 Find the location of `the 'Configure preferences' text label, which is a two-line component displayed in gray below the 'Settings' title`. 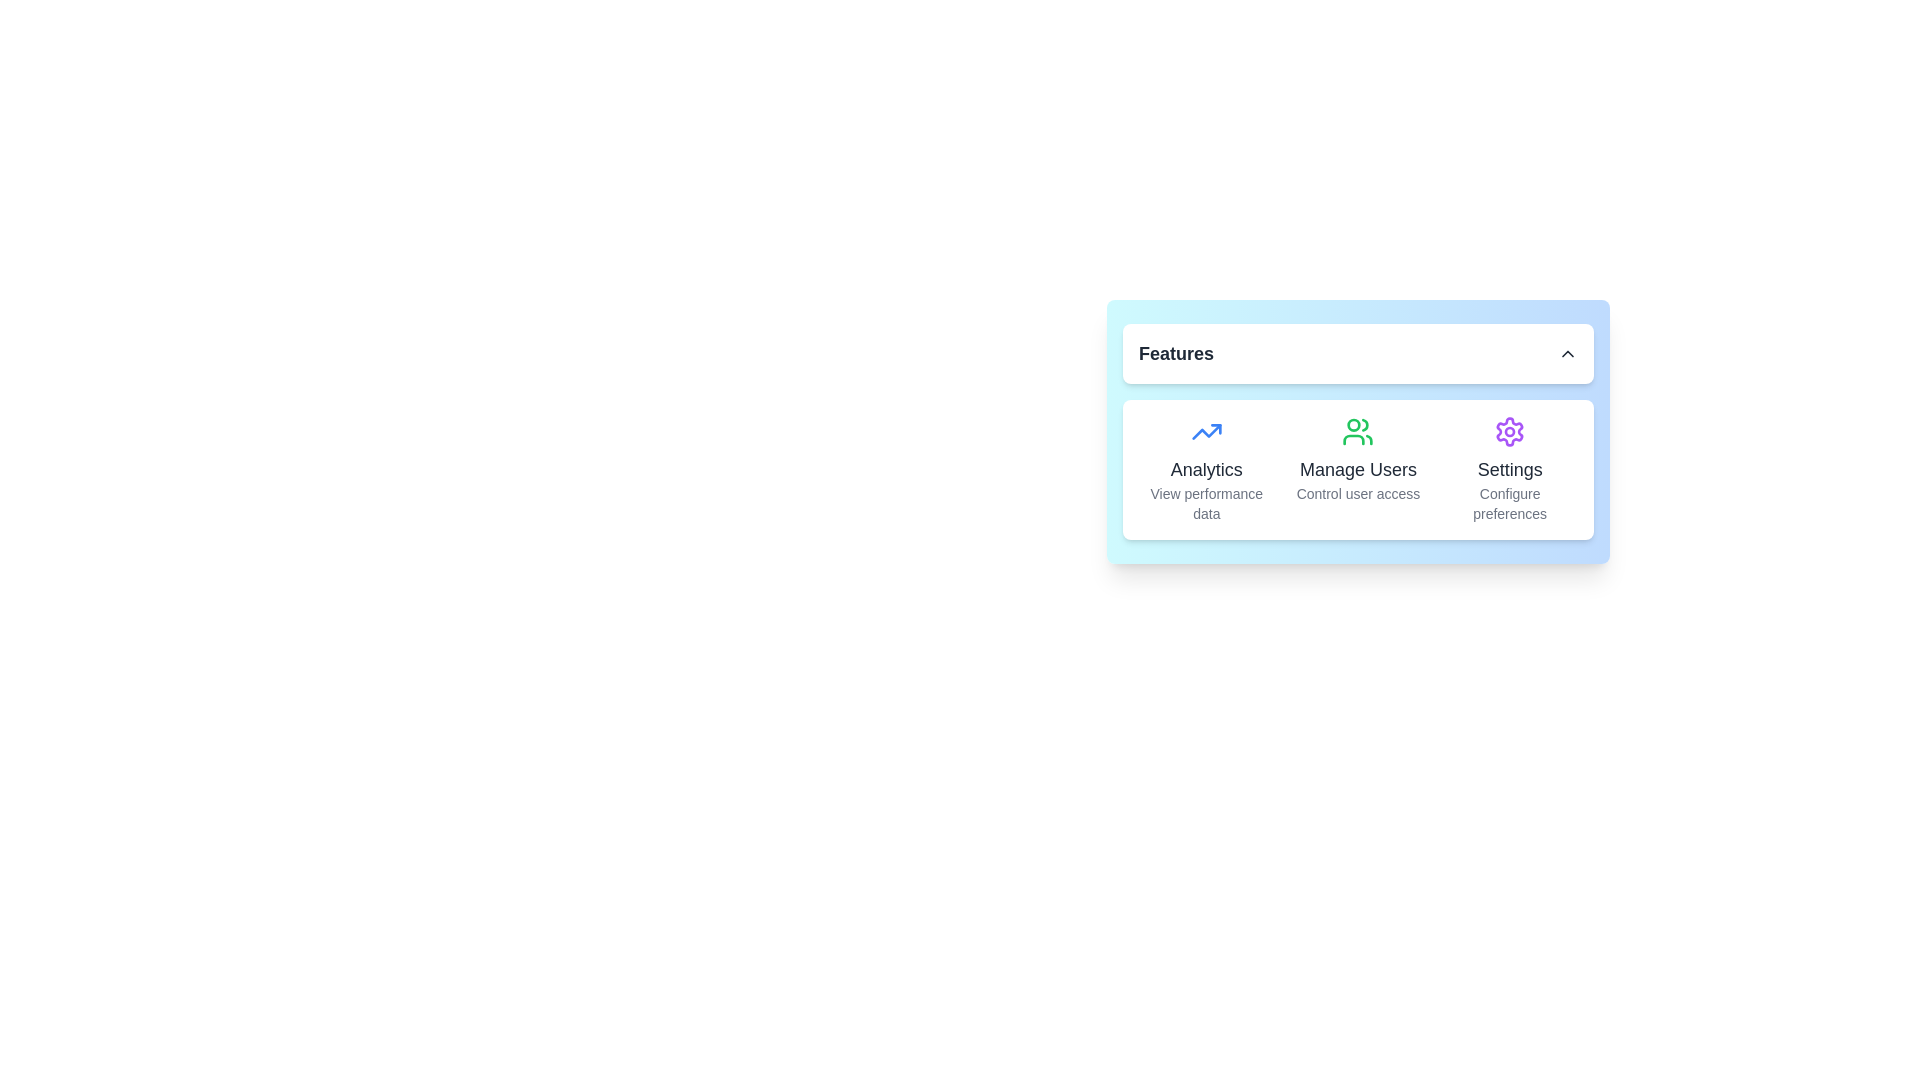

the 'Configure preferences' text label, which is a two-line component displayed in gray below the 'Settings' title is located at coordinates (1510, 503).